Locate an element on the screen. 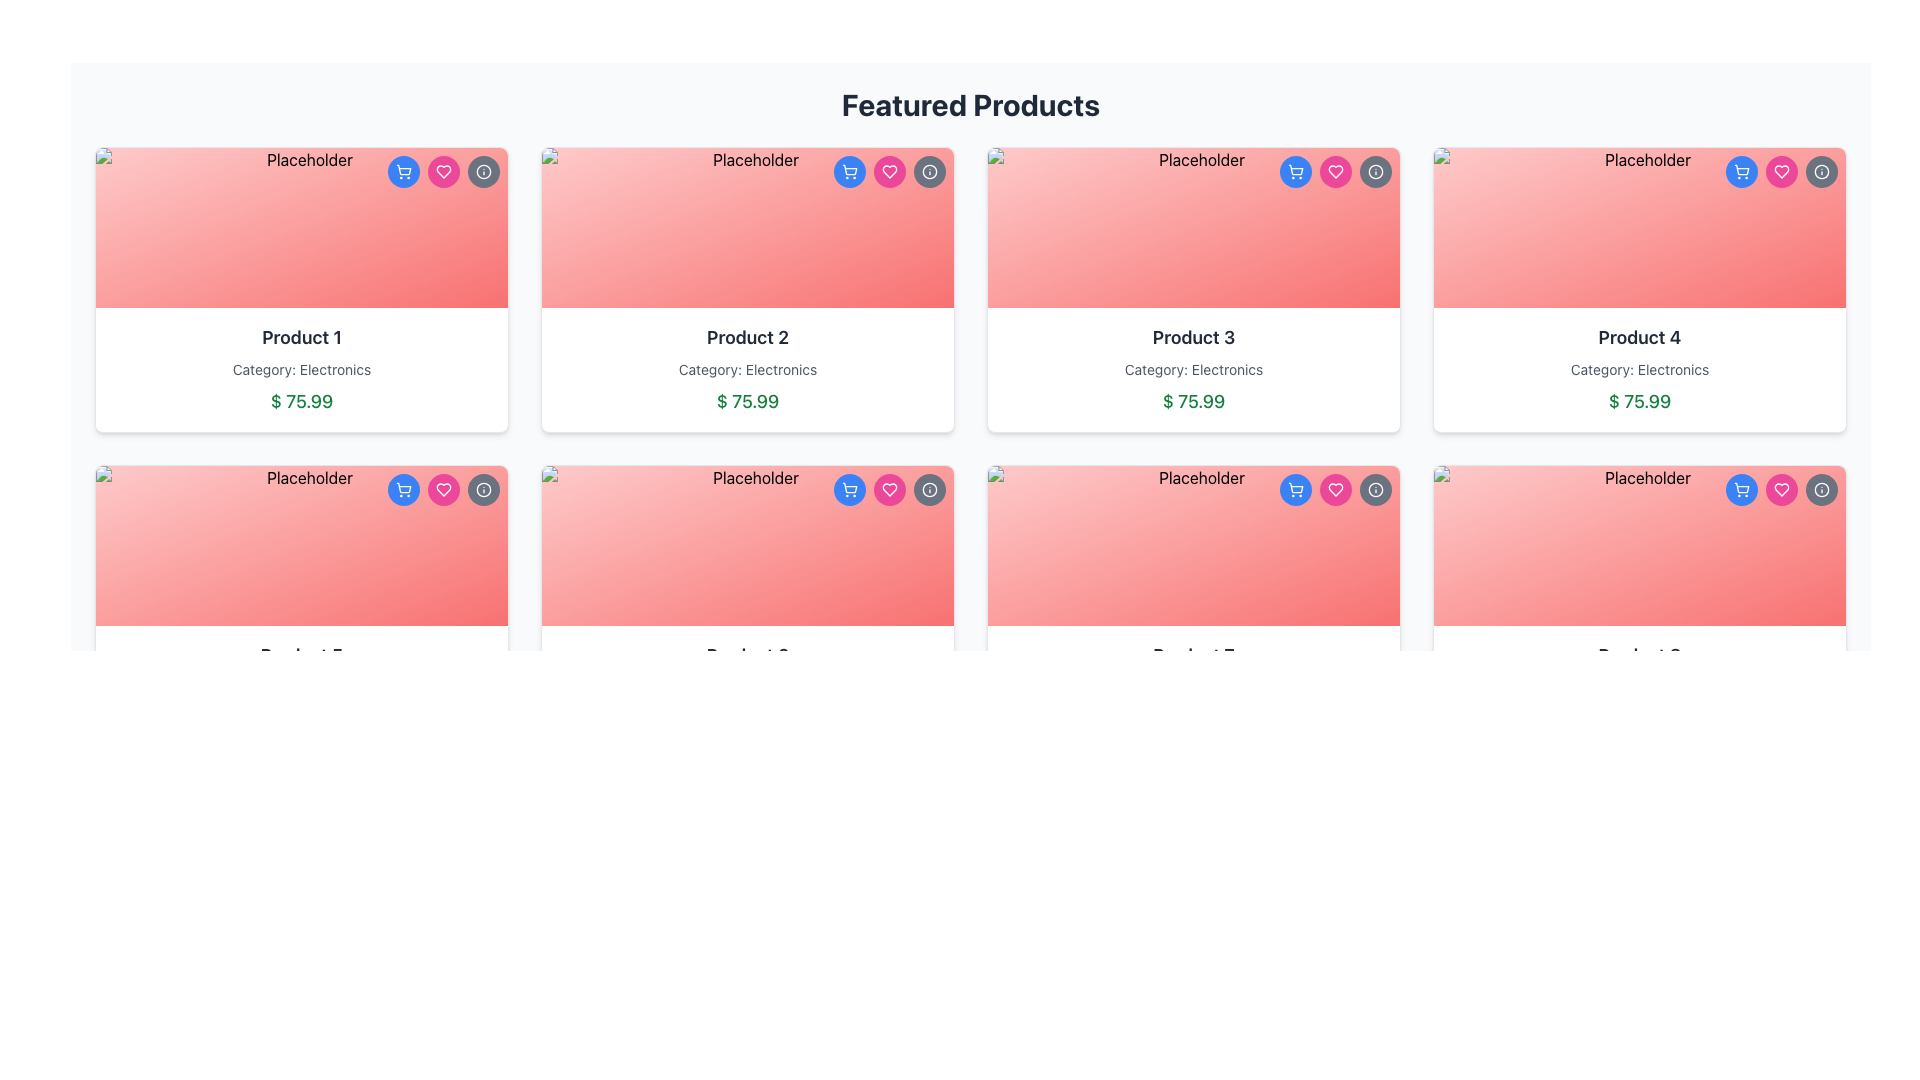 The height and width of the screenshot is (1080, 1920). the red gradient rectangle in the Image Display Area of the 'Product 2' card, which contains the text 'Placeholder' and is located in the second column of the first row in a grid layout is located at coordinates (747, 226).